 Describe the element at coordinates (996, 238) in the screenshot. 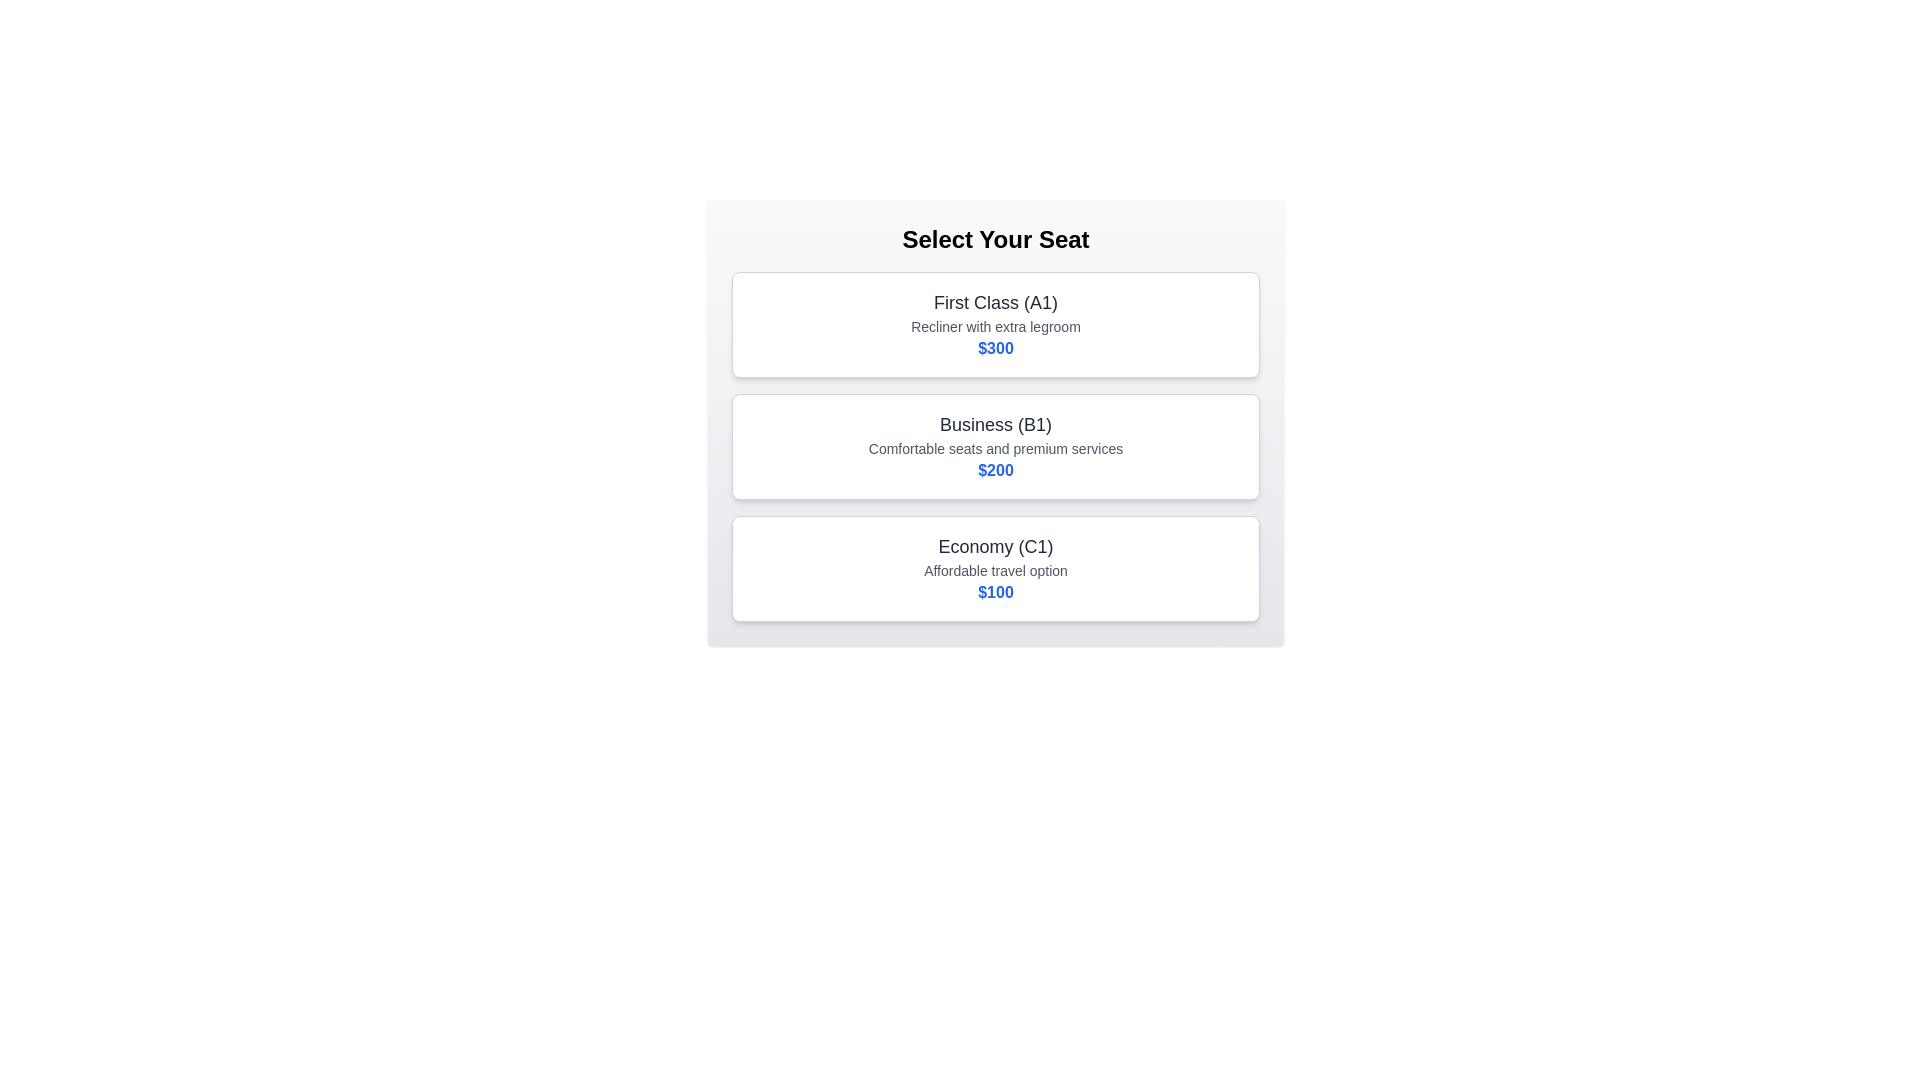

I see `the Text Header that provides a title or instruction for selecting a seating option, located at the top of the card above the first class selection` at that location.